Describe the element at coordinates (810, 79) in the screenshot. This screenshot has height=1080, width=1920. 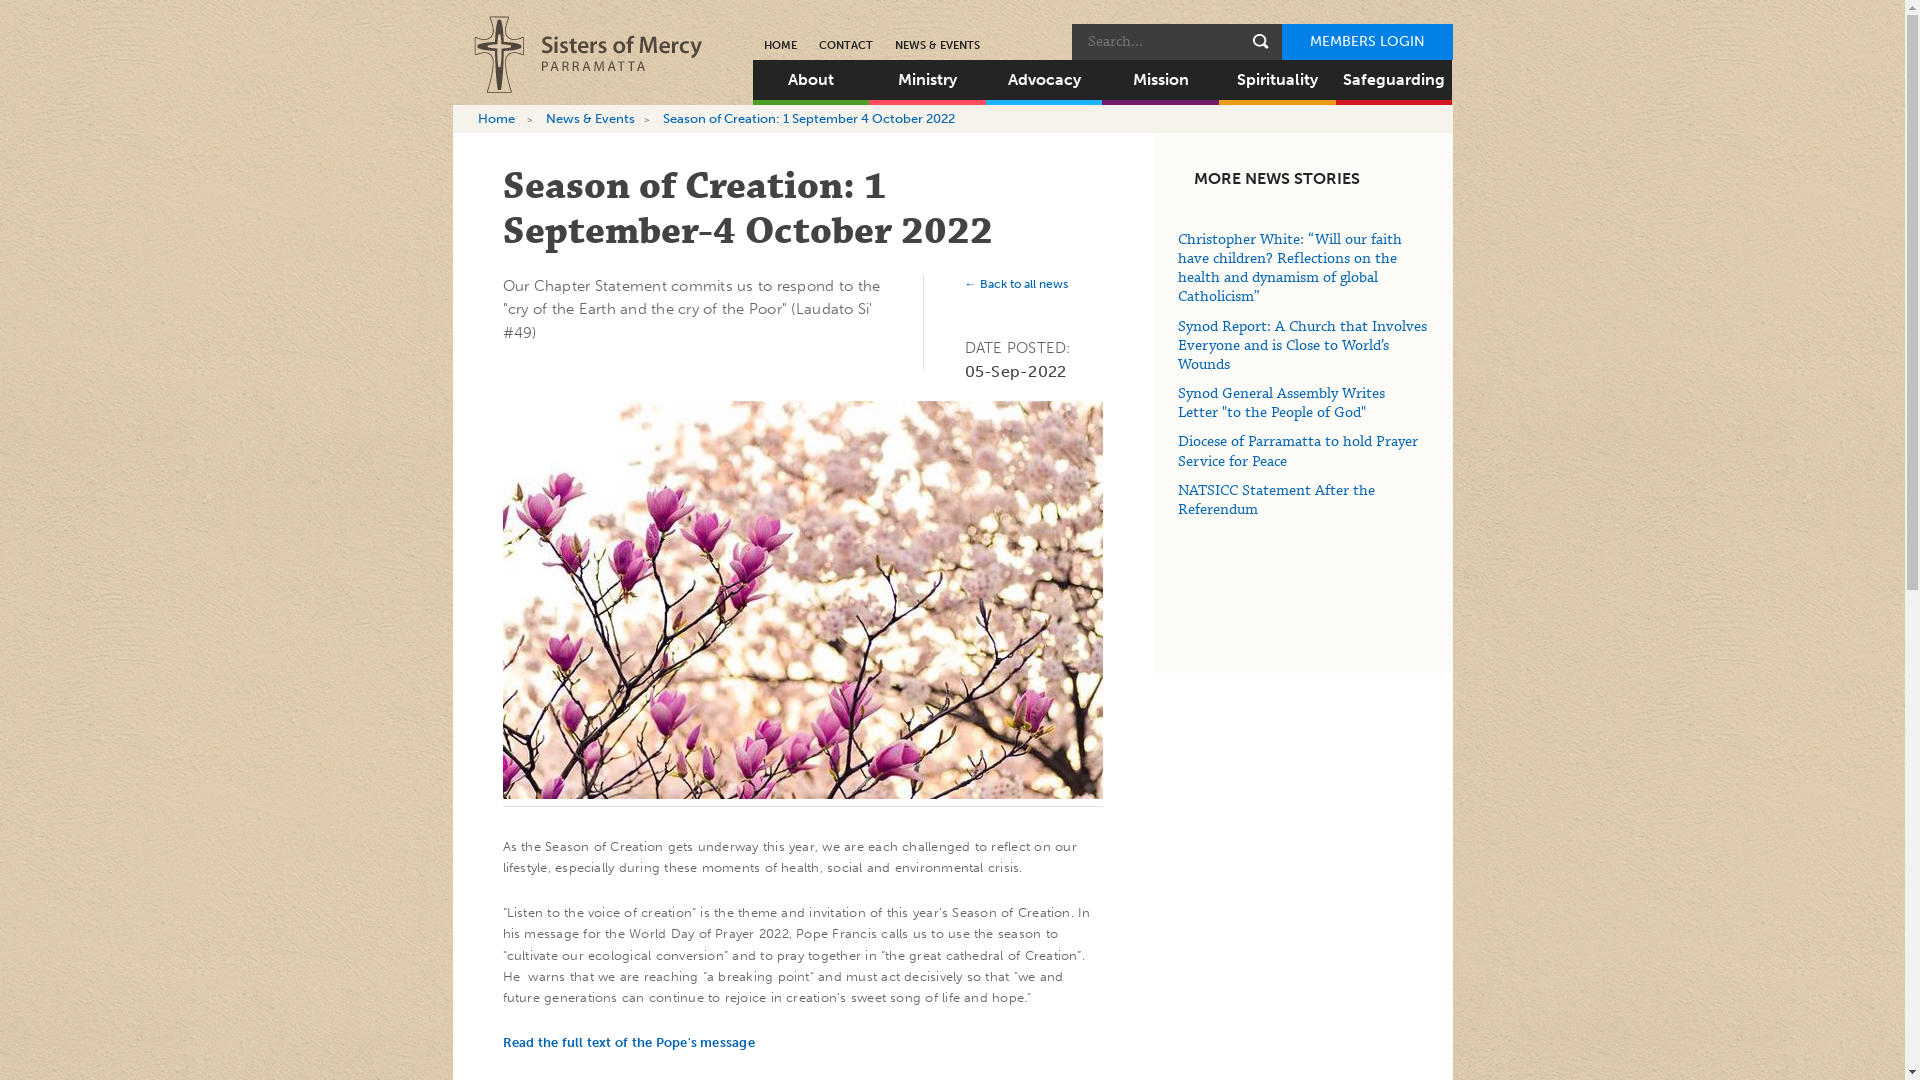
I see `'About'` at that location.